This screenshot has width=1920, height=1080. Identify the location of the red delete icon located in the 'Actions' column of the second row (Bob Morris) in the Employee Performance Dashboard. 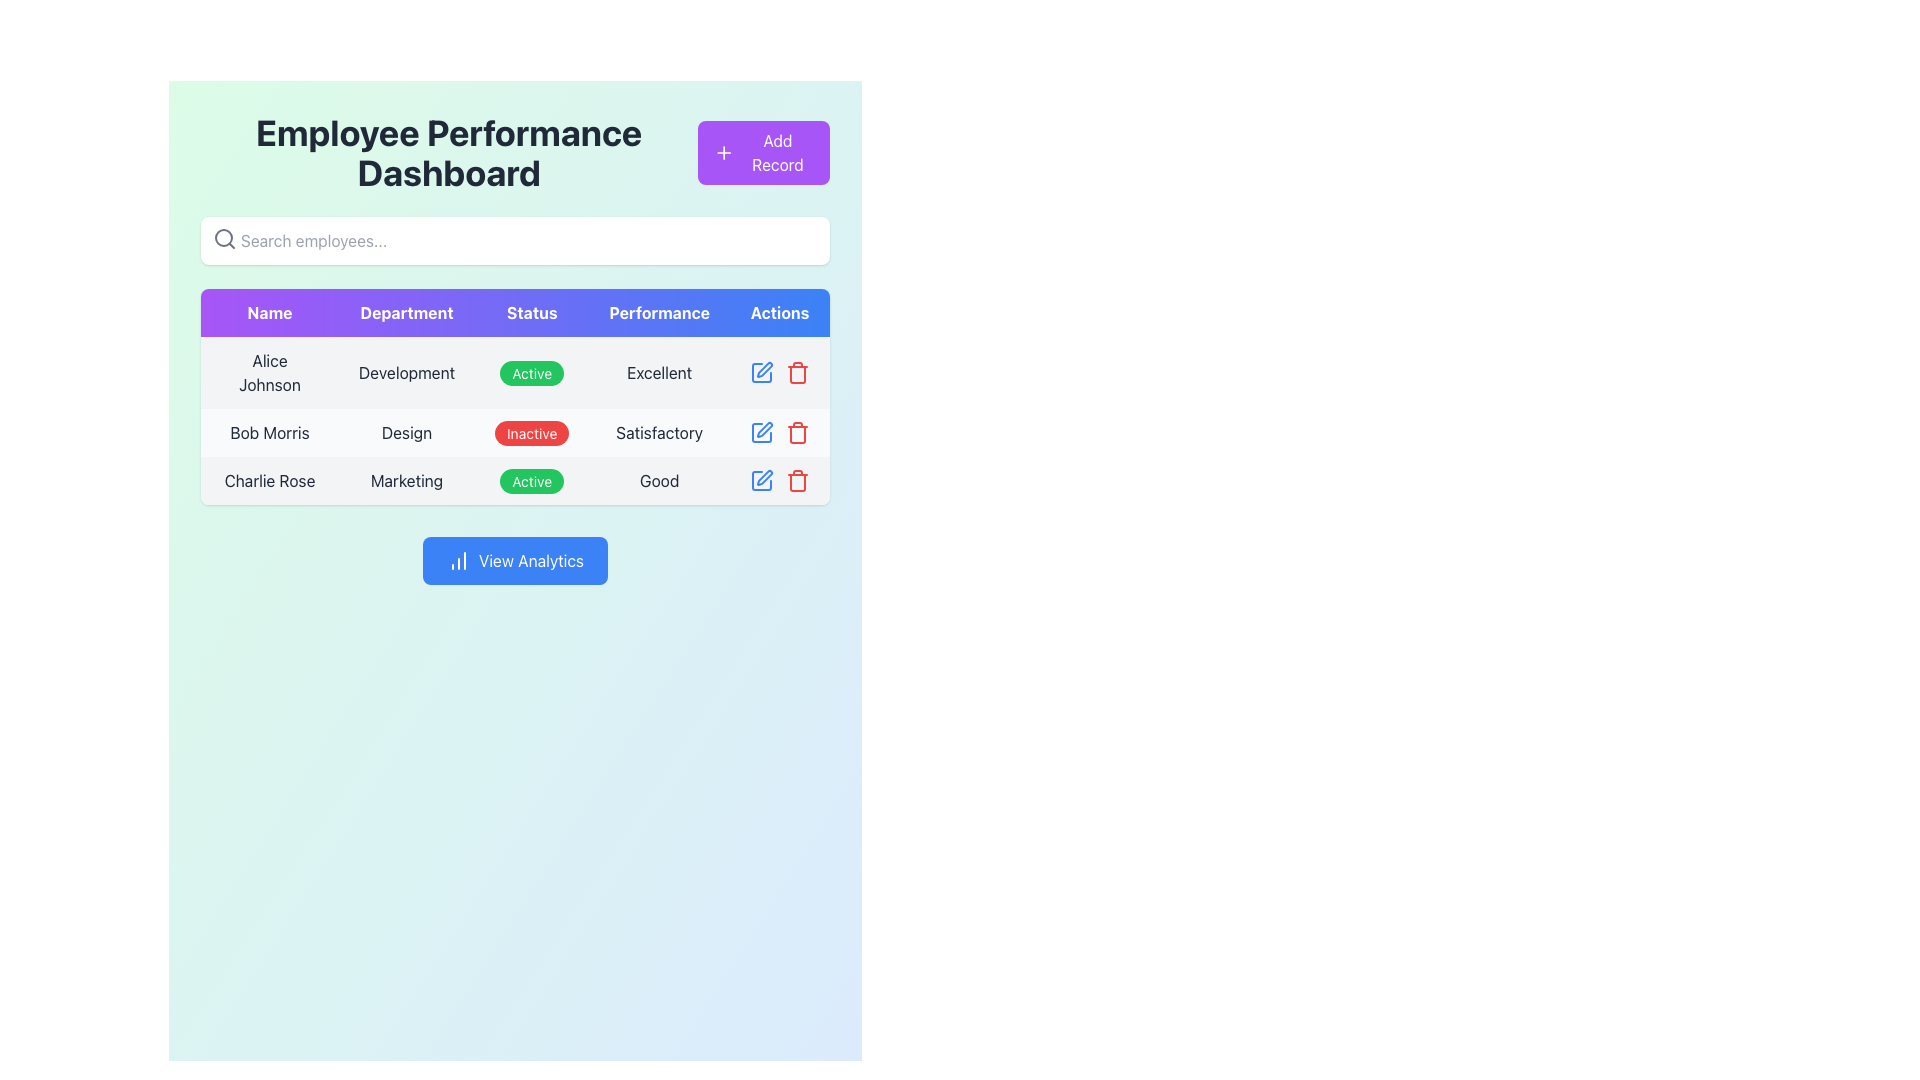
(778, 431).